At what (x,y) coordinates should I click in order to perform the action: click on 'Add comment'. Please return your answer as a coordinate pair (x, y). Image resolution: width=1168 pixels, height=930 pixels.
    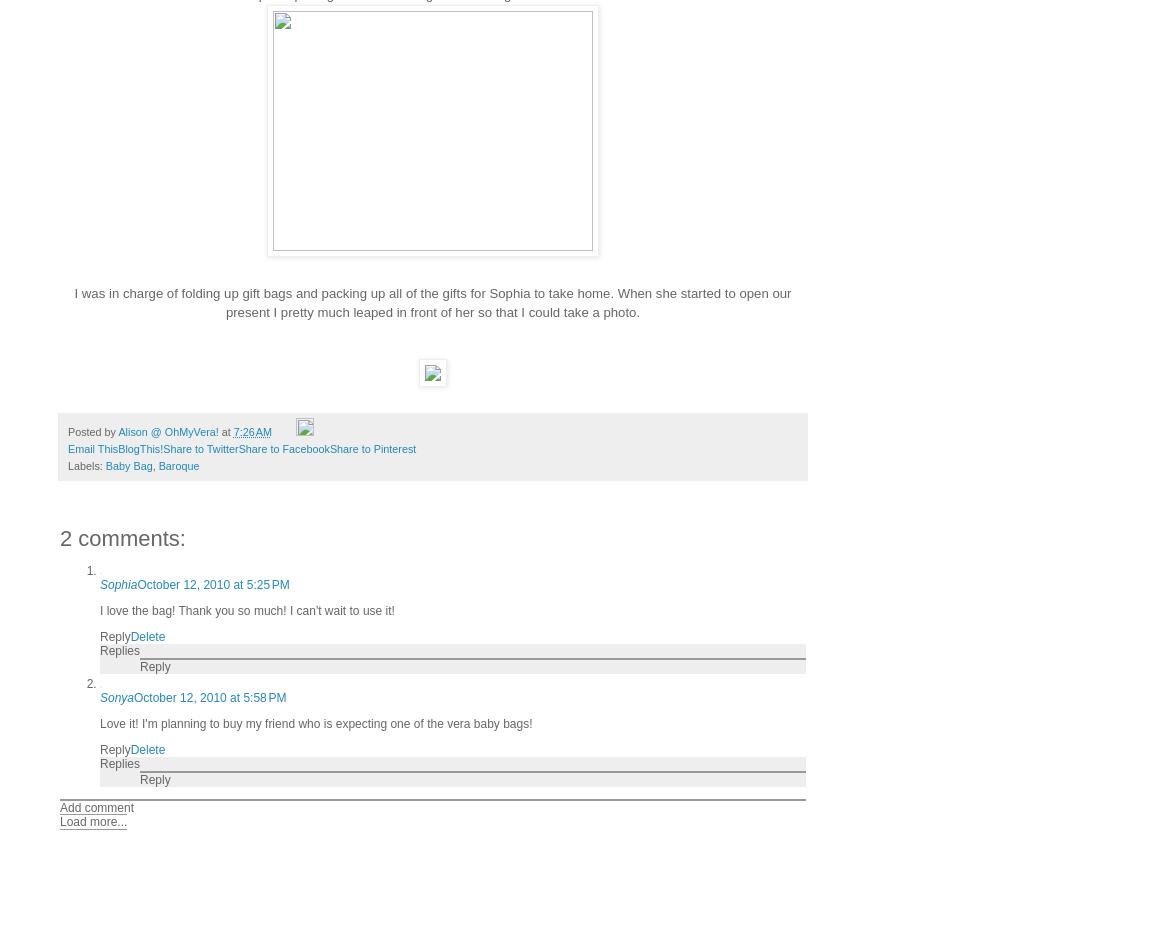
    Looking at the image, I should click on (95, 805).